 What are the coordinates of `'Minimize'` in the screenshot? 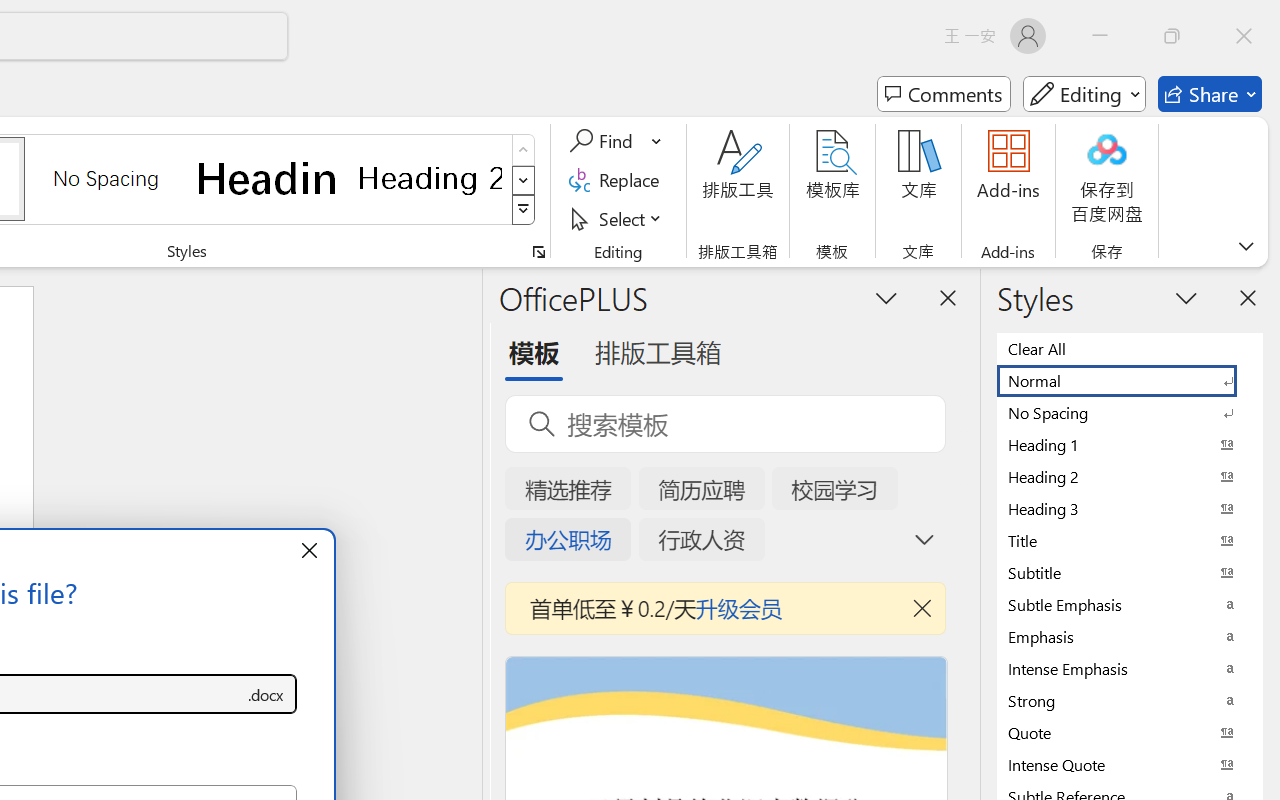 It's located at (1099, 35).